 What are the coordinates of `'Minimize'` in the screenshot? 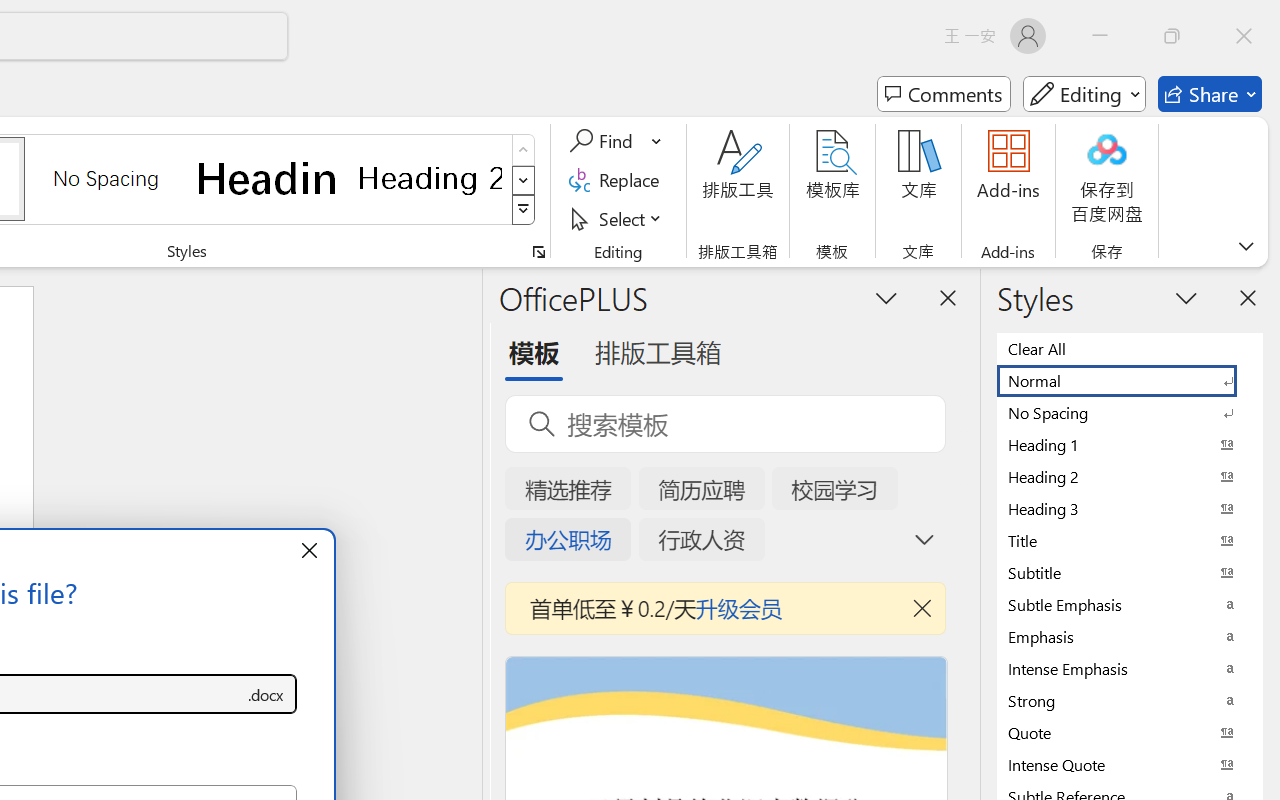 It's located at (1099, 35).